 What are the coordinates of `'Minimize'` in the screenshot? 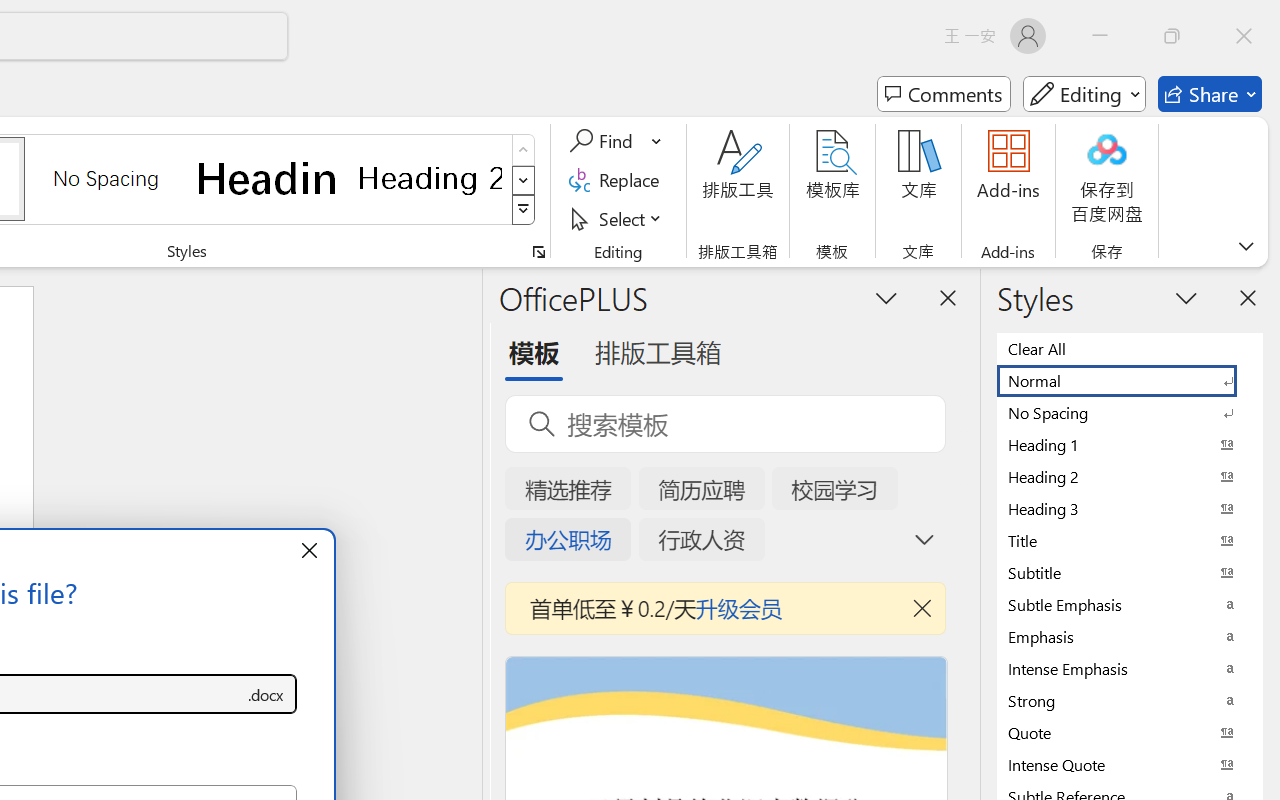 It's located at (1099, 35).